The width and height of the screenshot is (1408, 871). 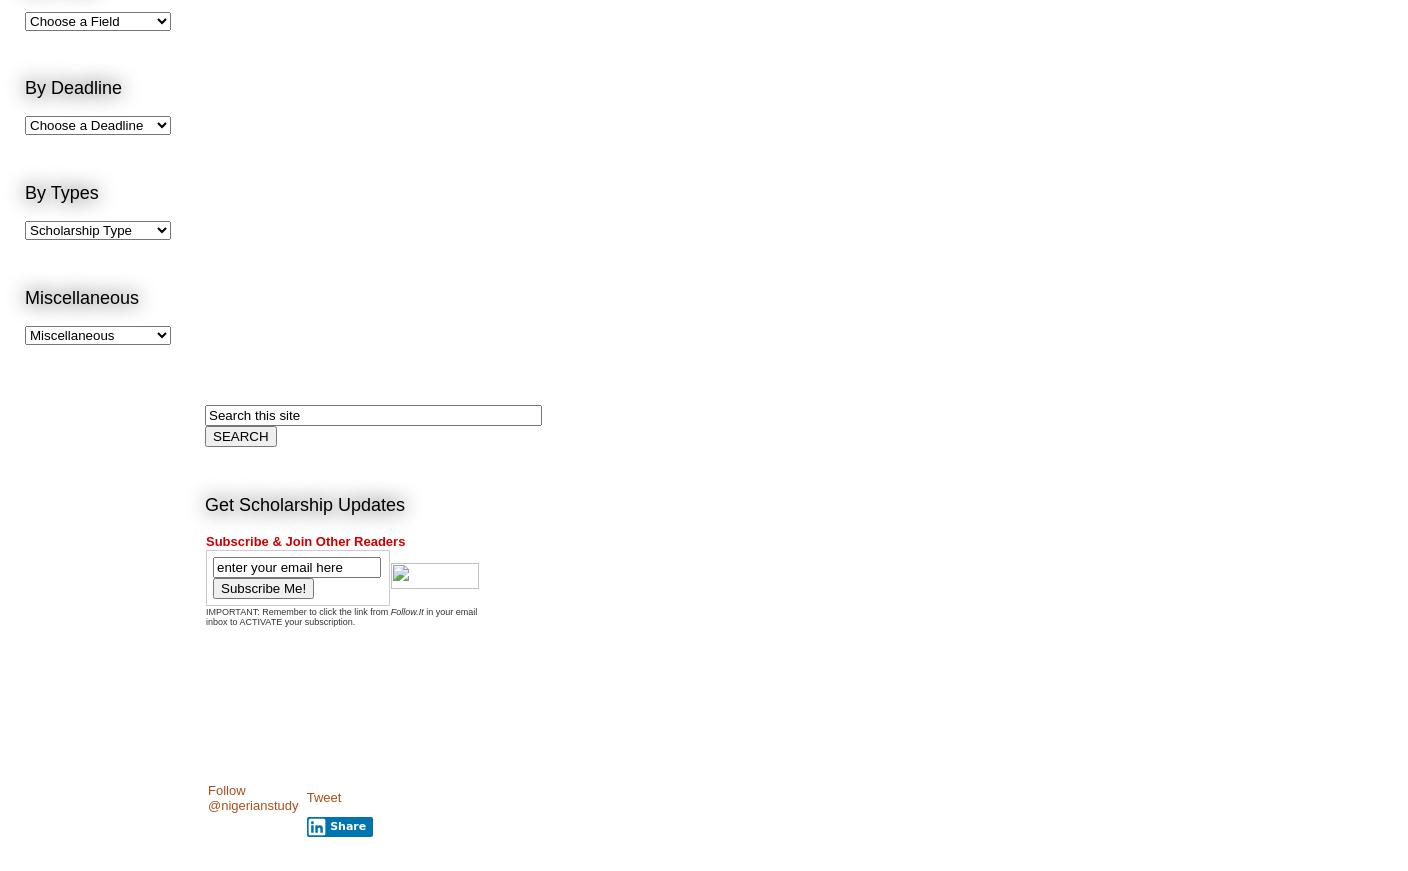 What do you see at coordinates (304, 503) in the screenshot?
I see `'Get Scholarship Updates'` at bounding box center [304, 503].